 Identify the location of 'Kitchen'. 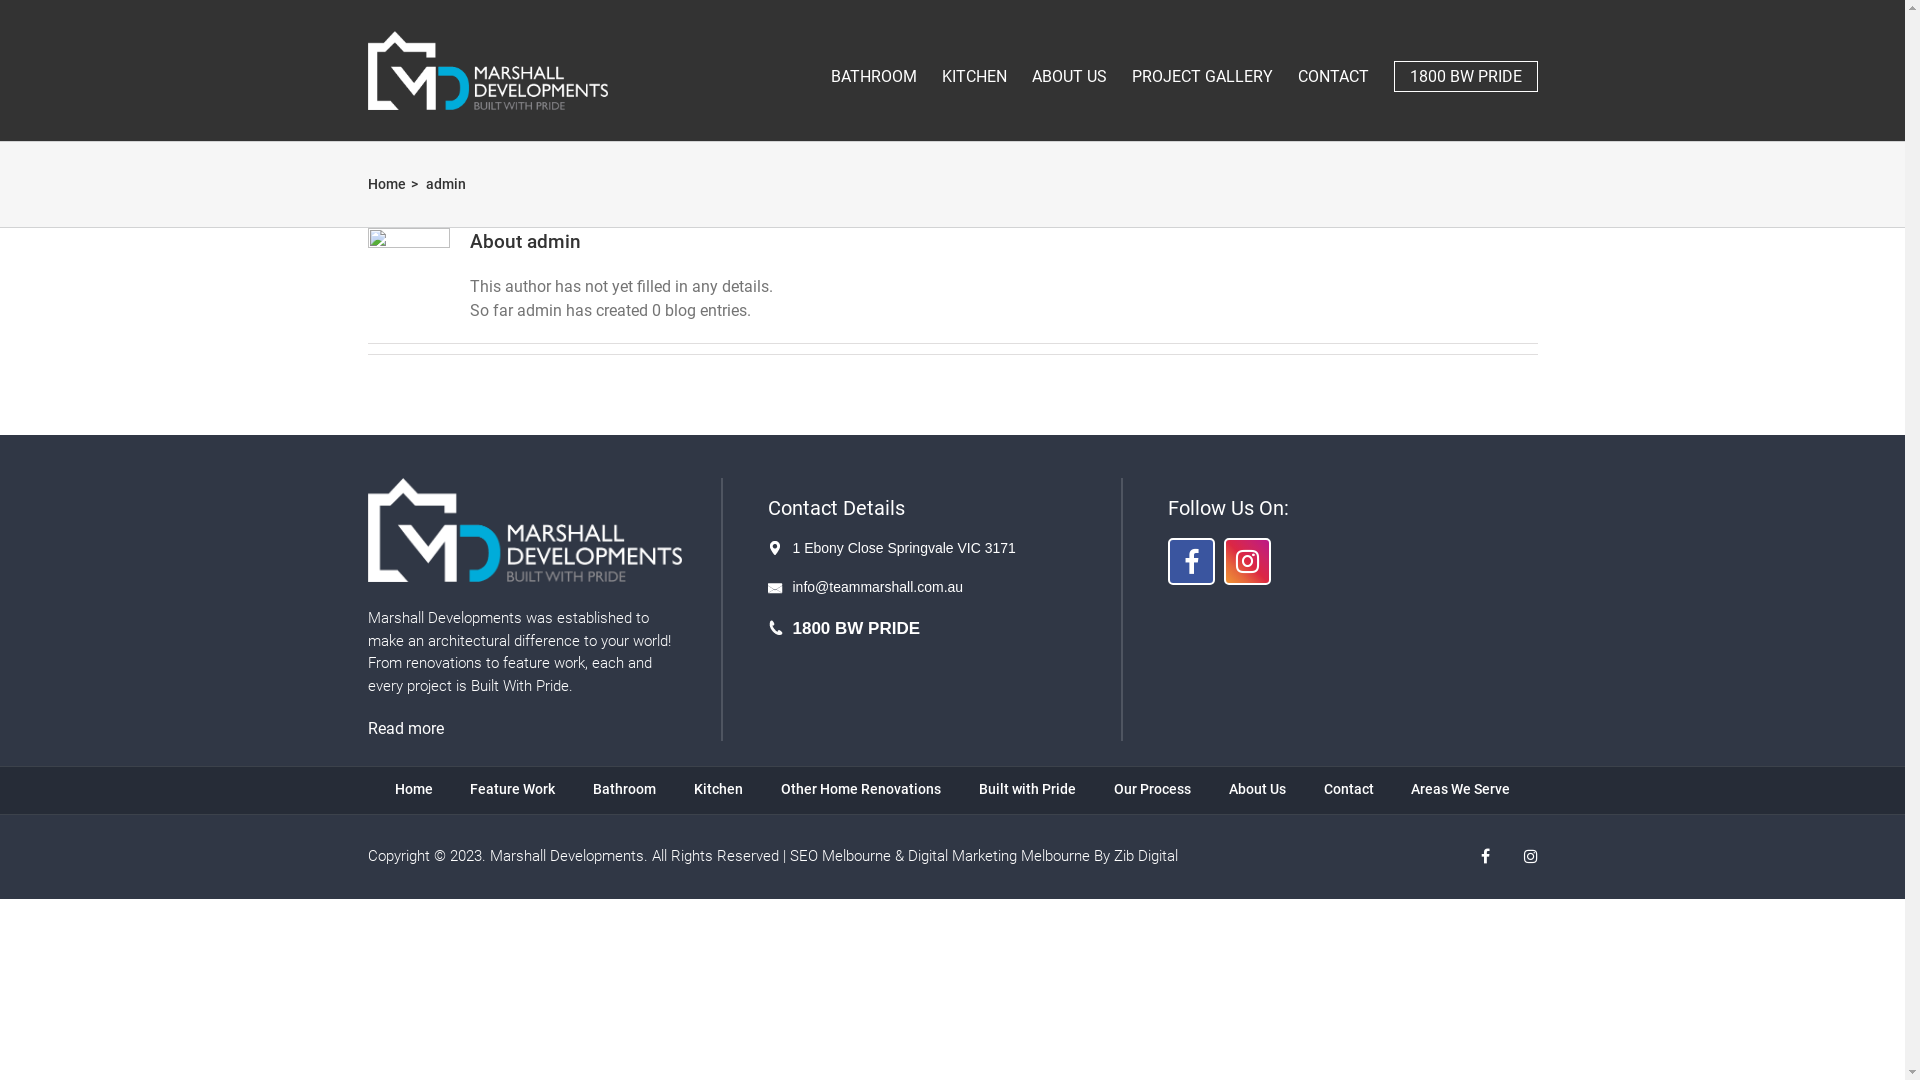
(694, 788).